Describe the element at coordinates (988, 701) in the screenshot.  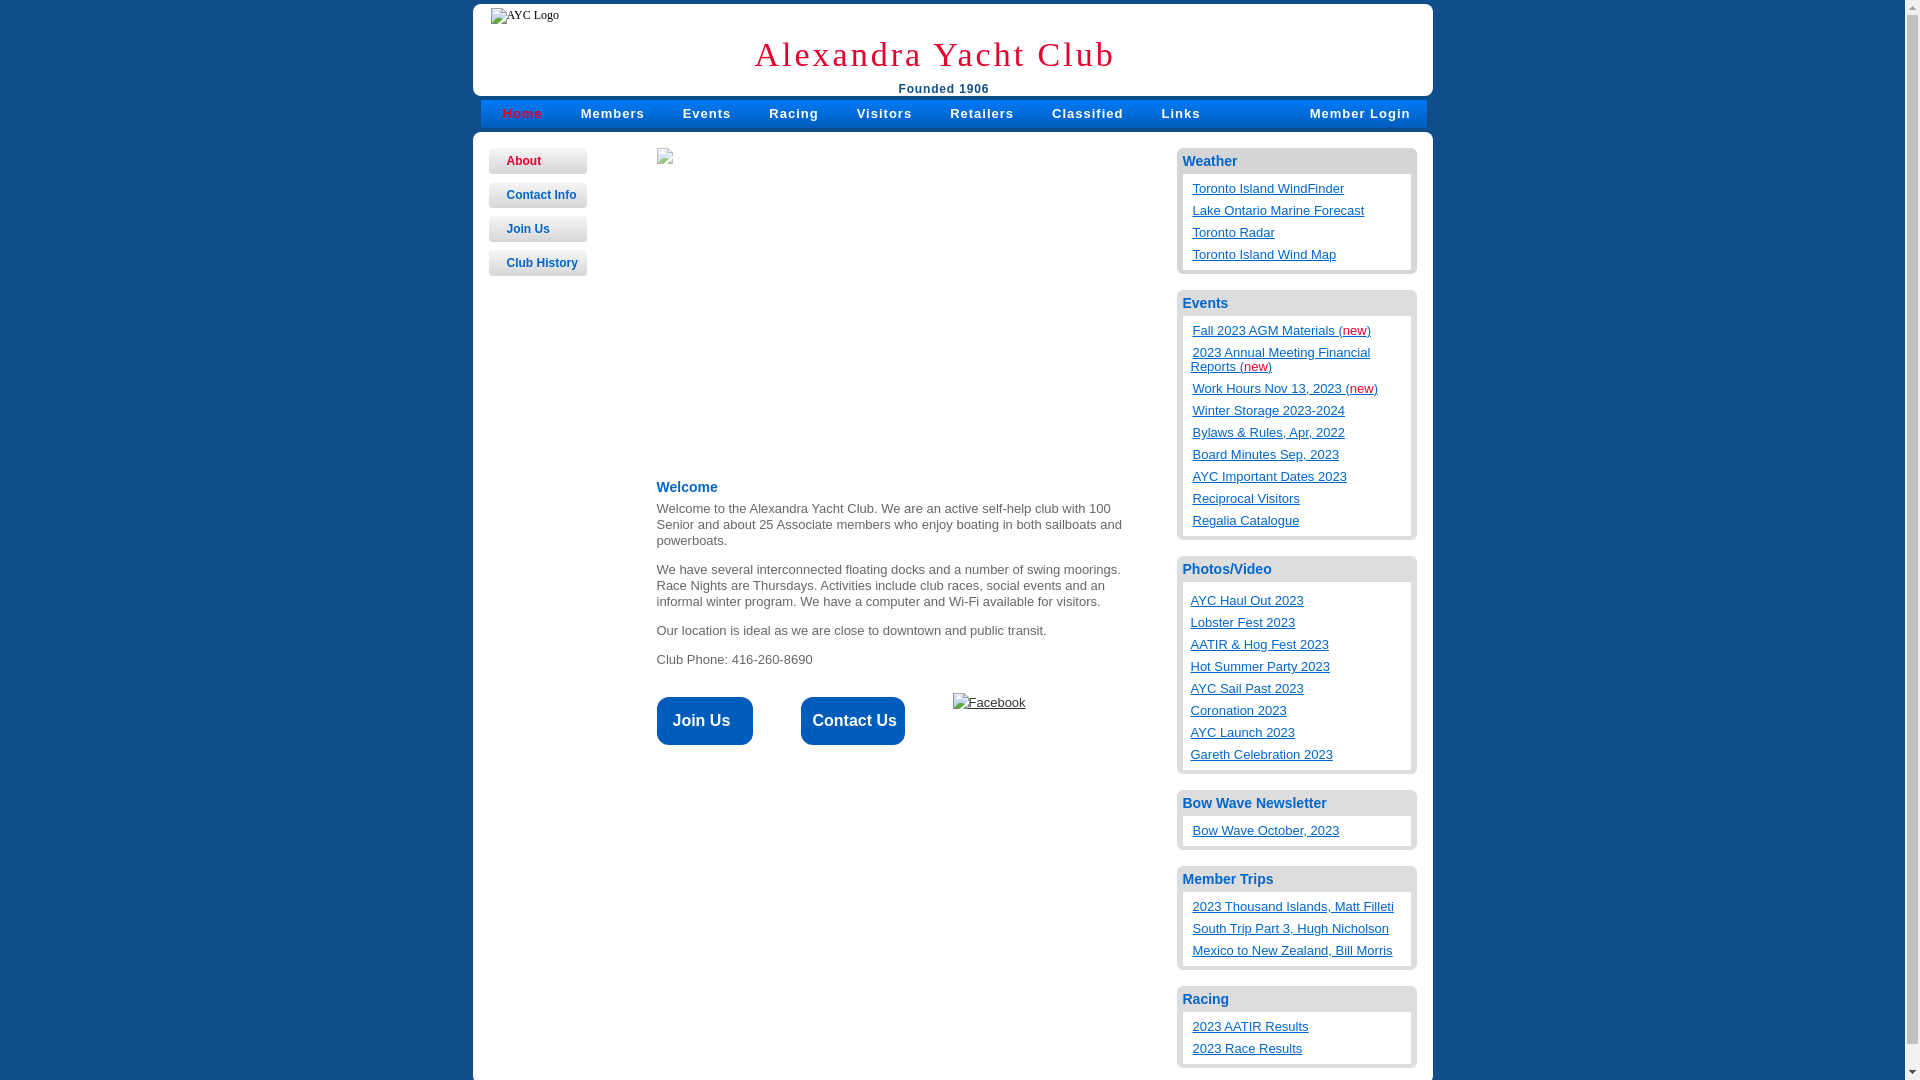
I see `'Facebook'` at that location.